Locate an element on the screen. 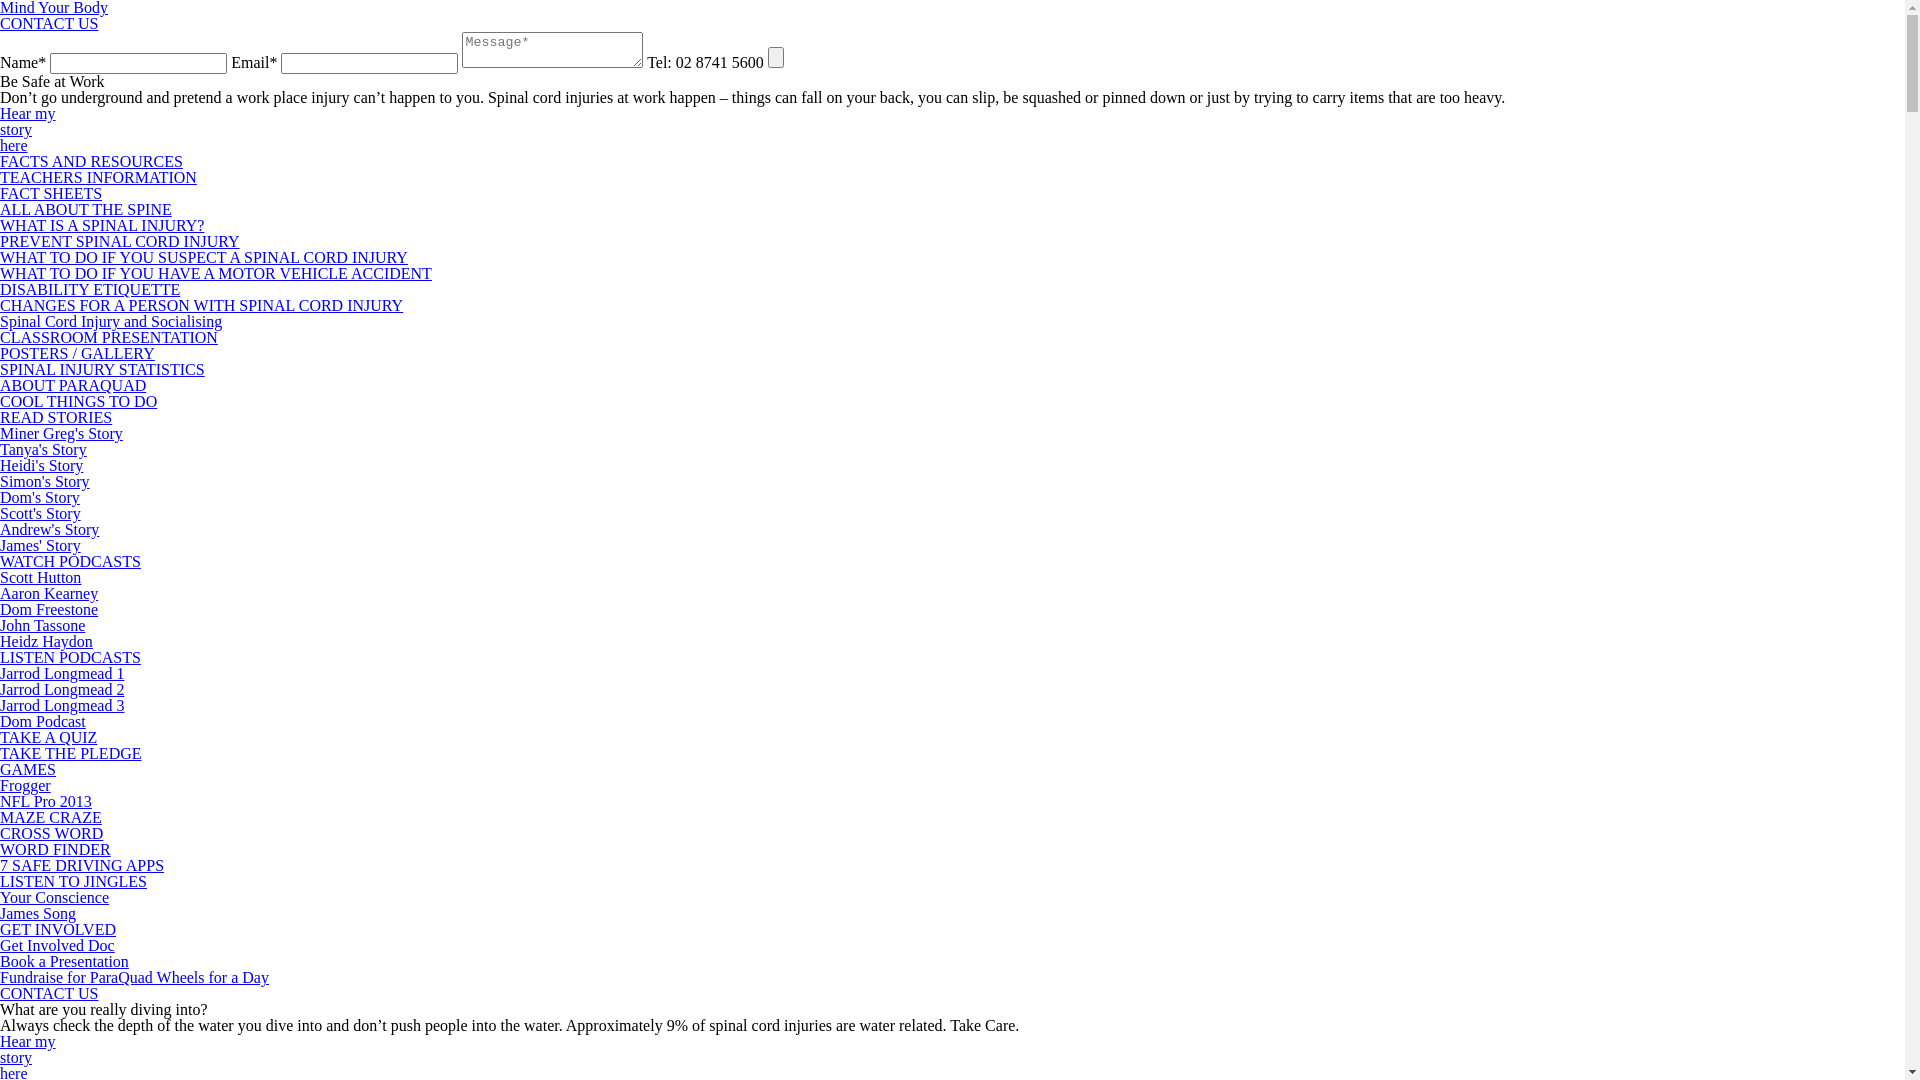  'FACT SHEETS' is located at coordinates (51, 193).